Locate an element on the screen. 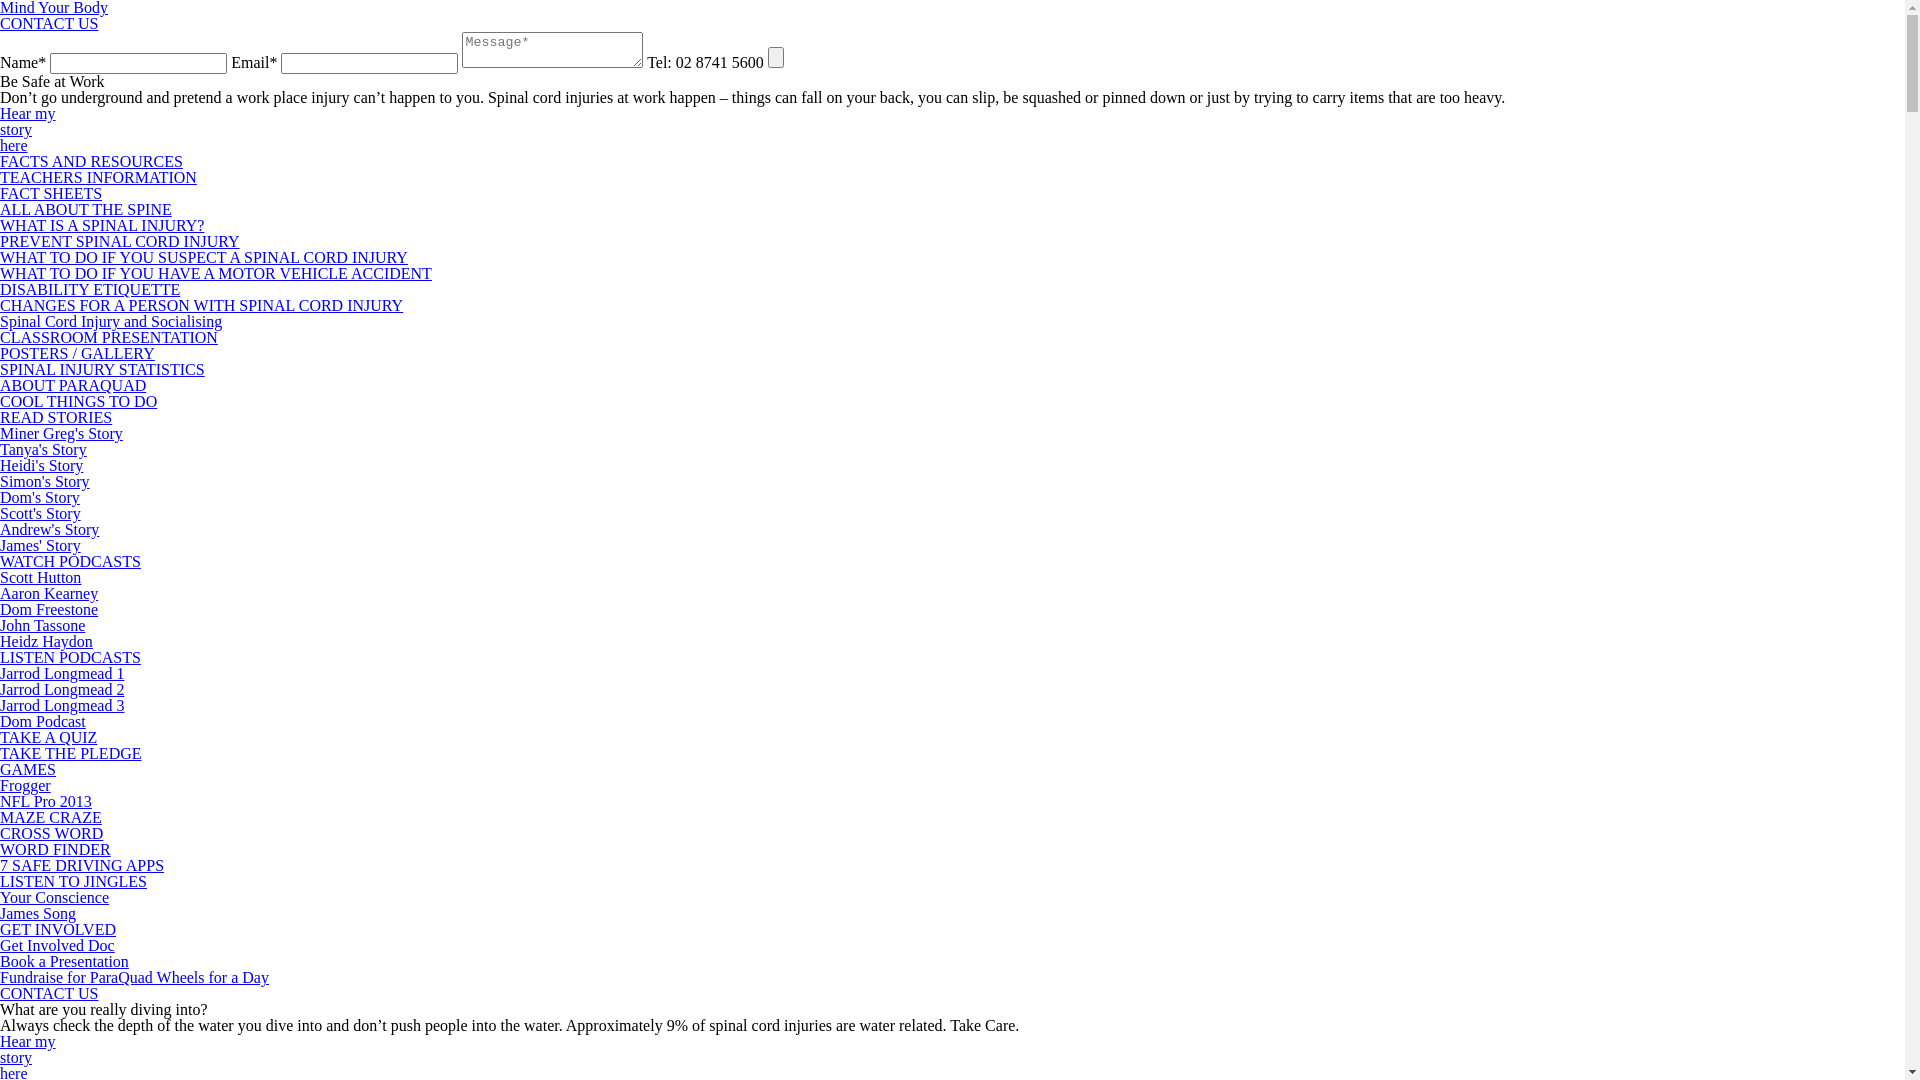  'FACT SHEETS' is located at coordinates (51, 193).